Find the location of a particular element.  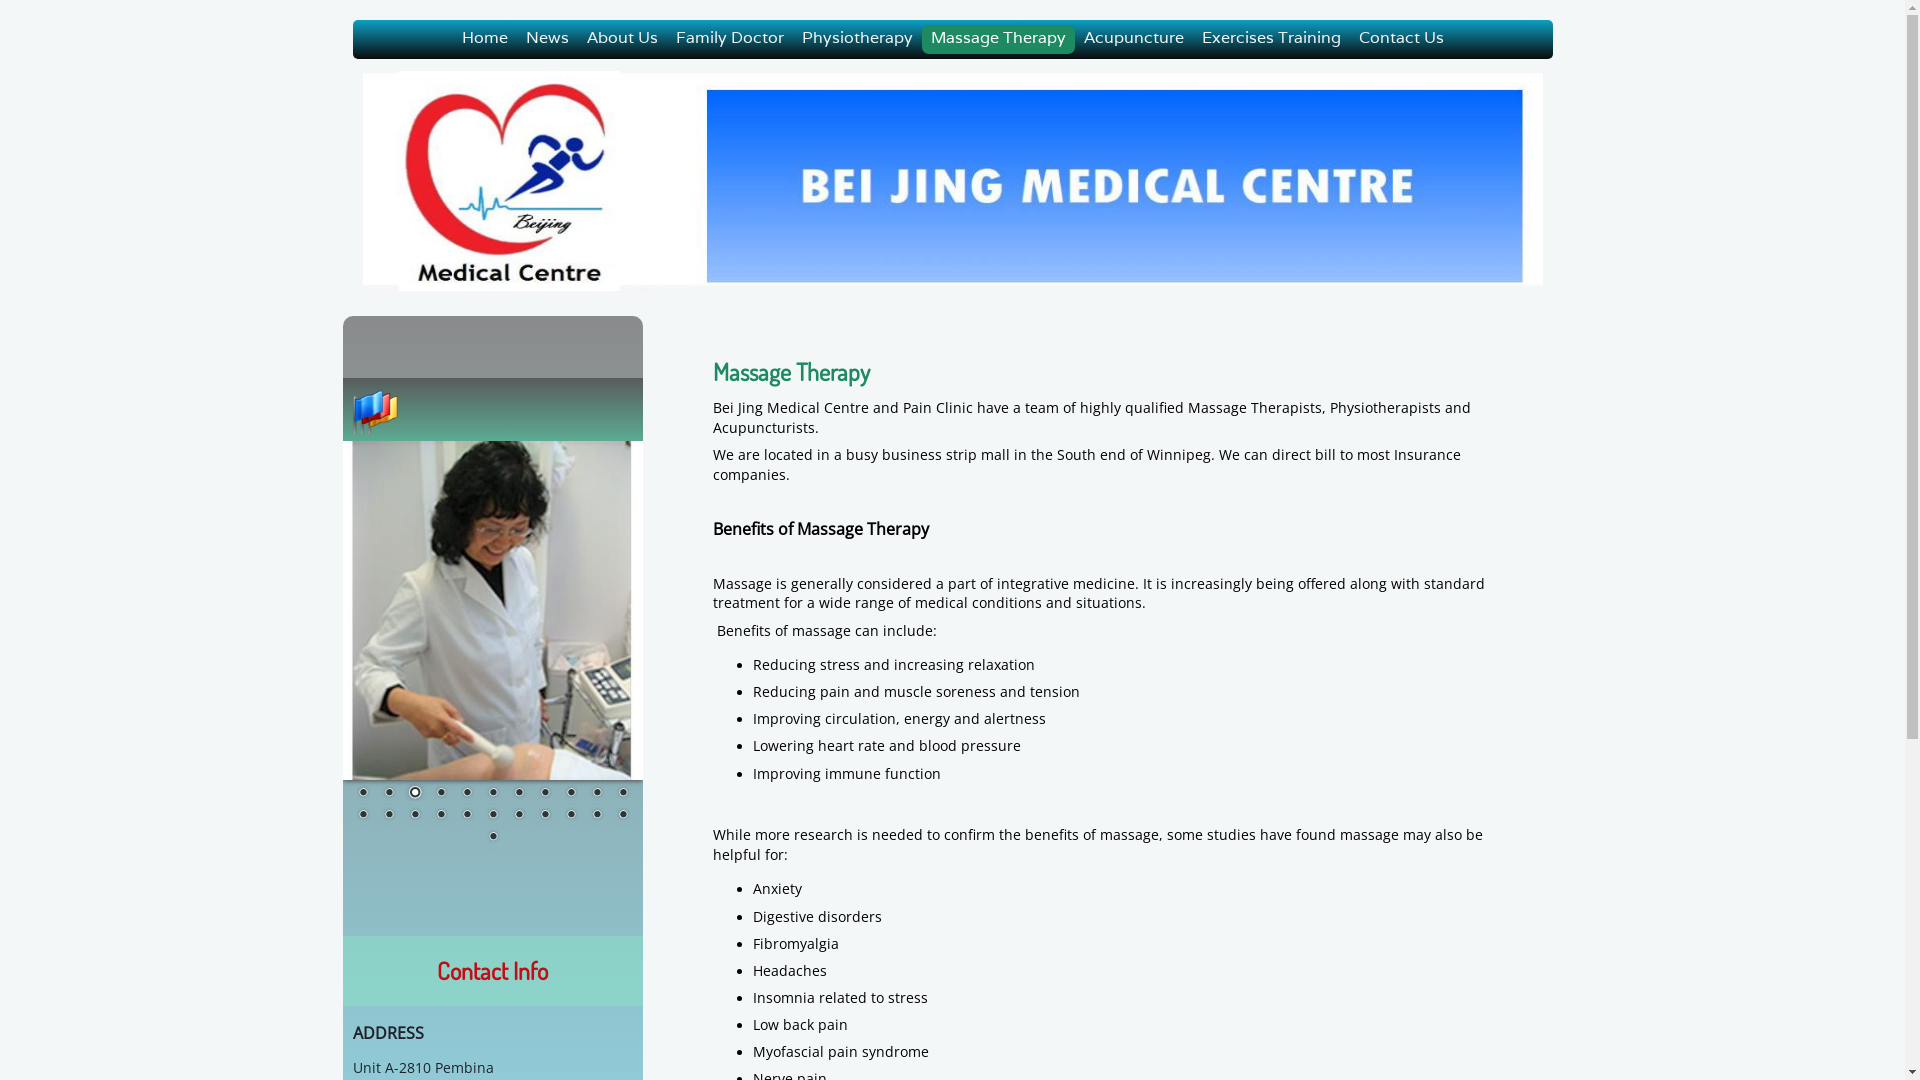

'Family Doctor' is located at coordinates (728, 39).